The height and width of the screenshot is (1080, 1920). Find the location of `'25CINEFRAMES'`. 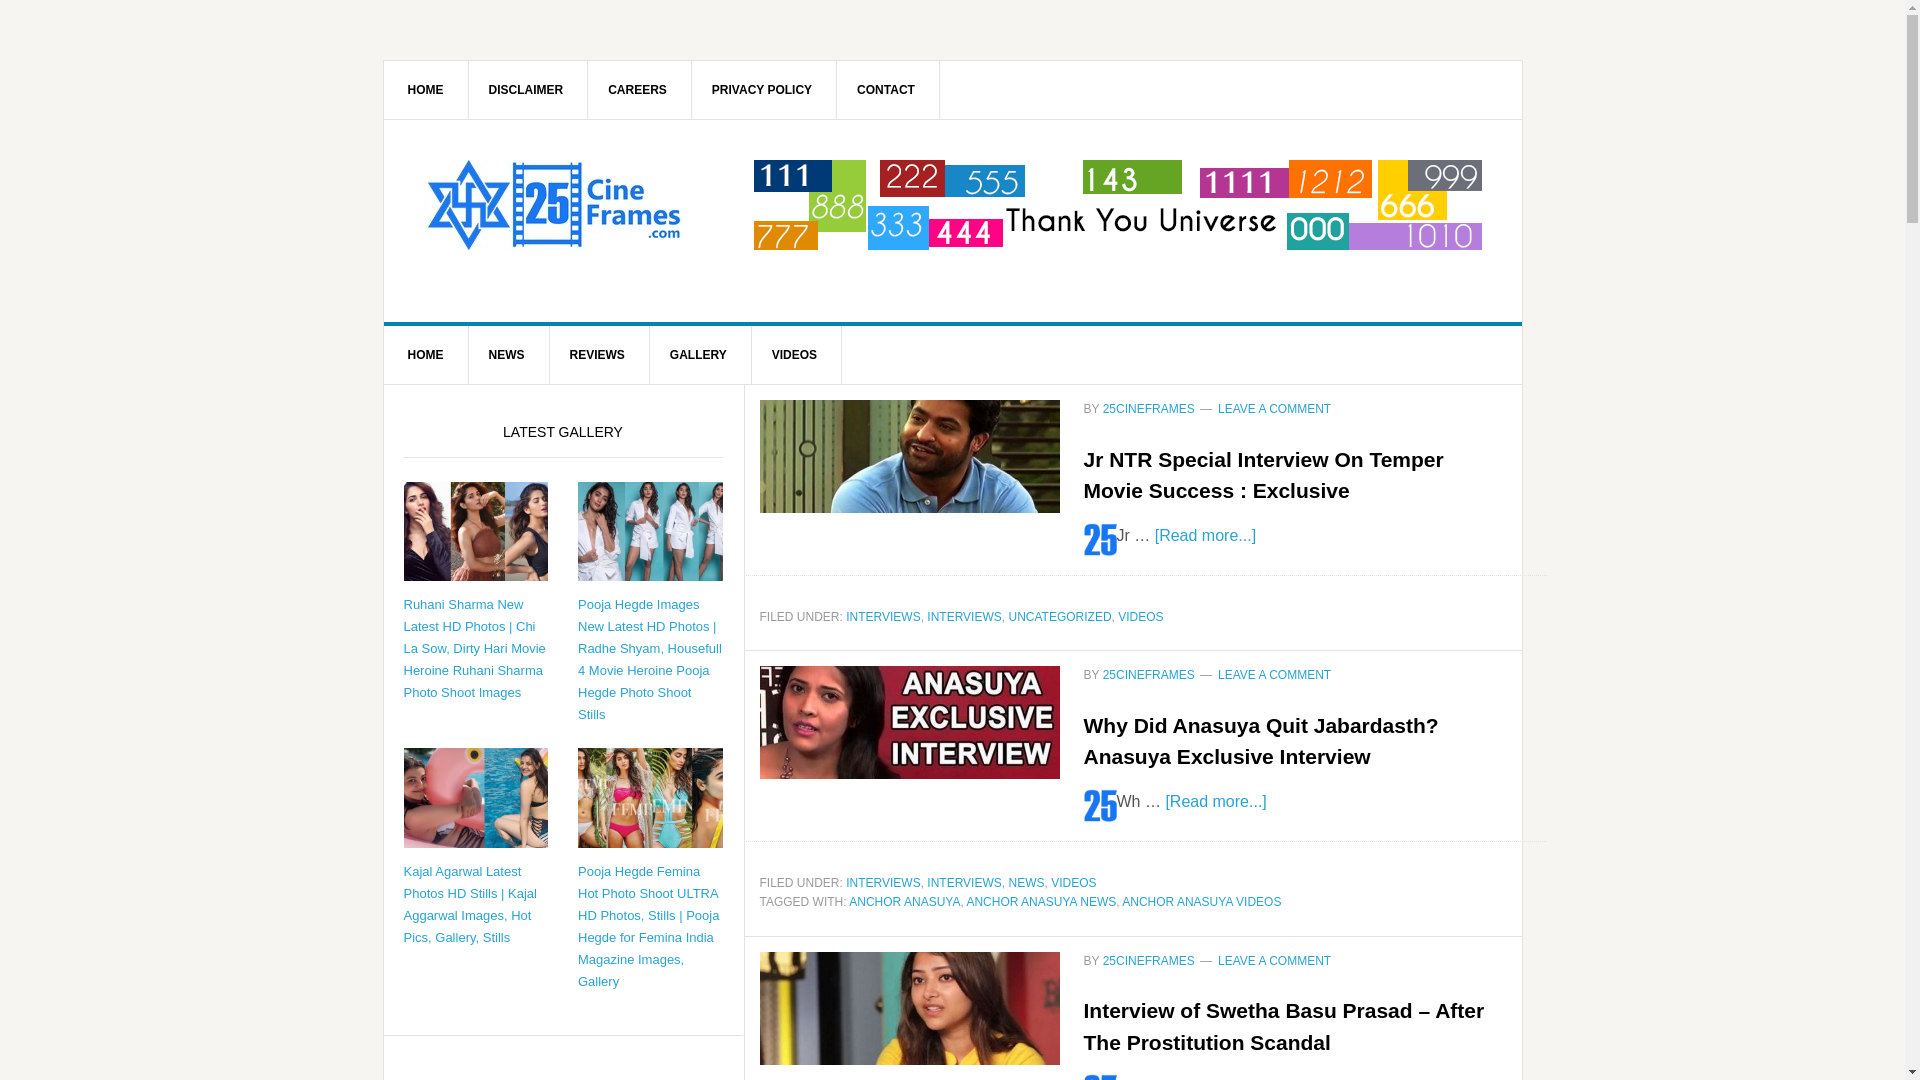

'25CINEFRAMES' is located at coordinates (553, 204).